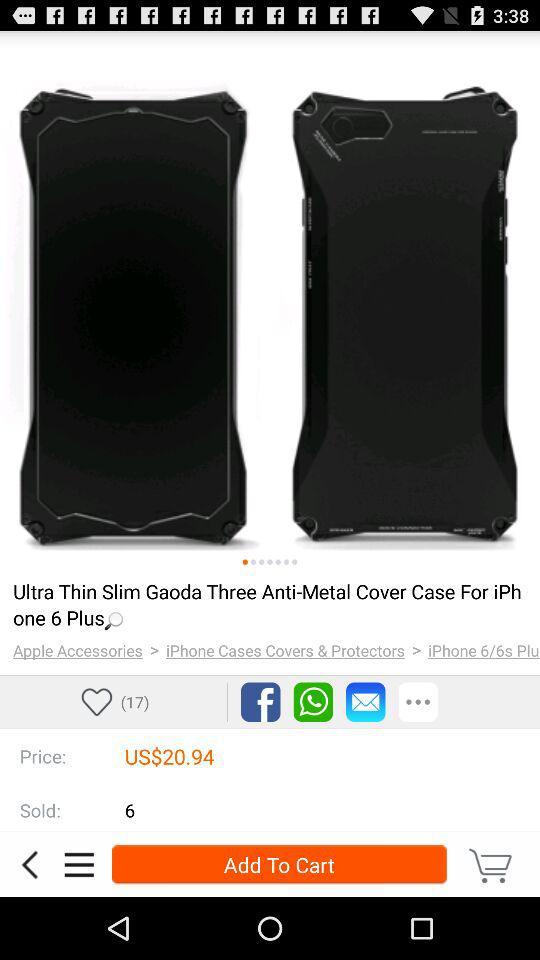 This screenshot has height=960, width=540. Describe the element at coordinates (417, 702) in the screenshot. I see `click the 3 dots` at that location.